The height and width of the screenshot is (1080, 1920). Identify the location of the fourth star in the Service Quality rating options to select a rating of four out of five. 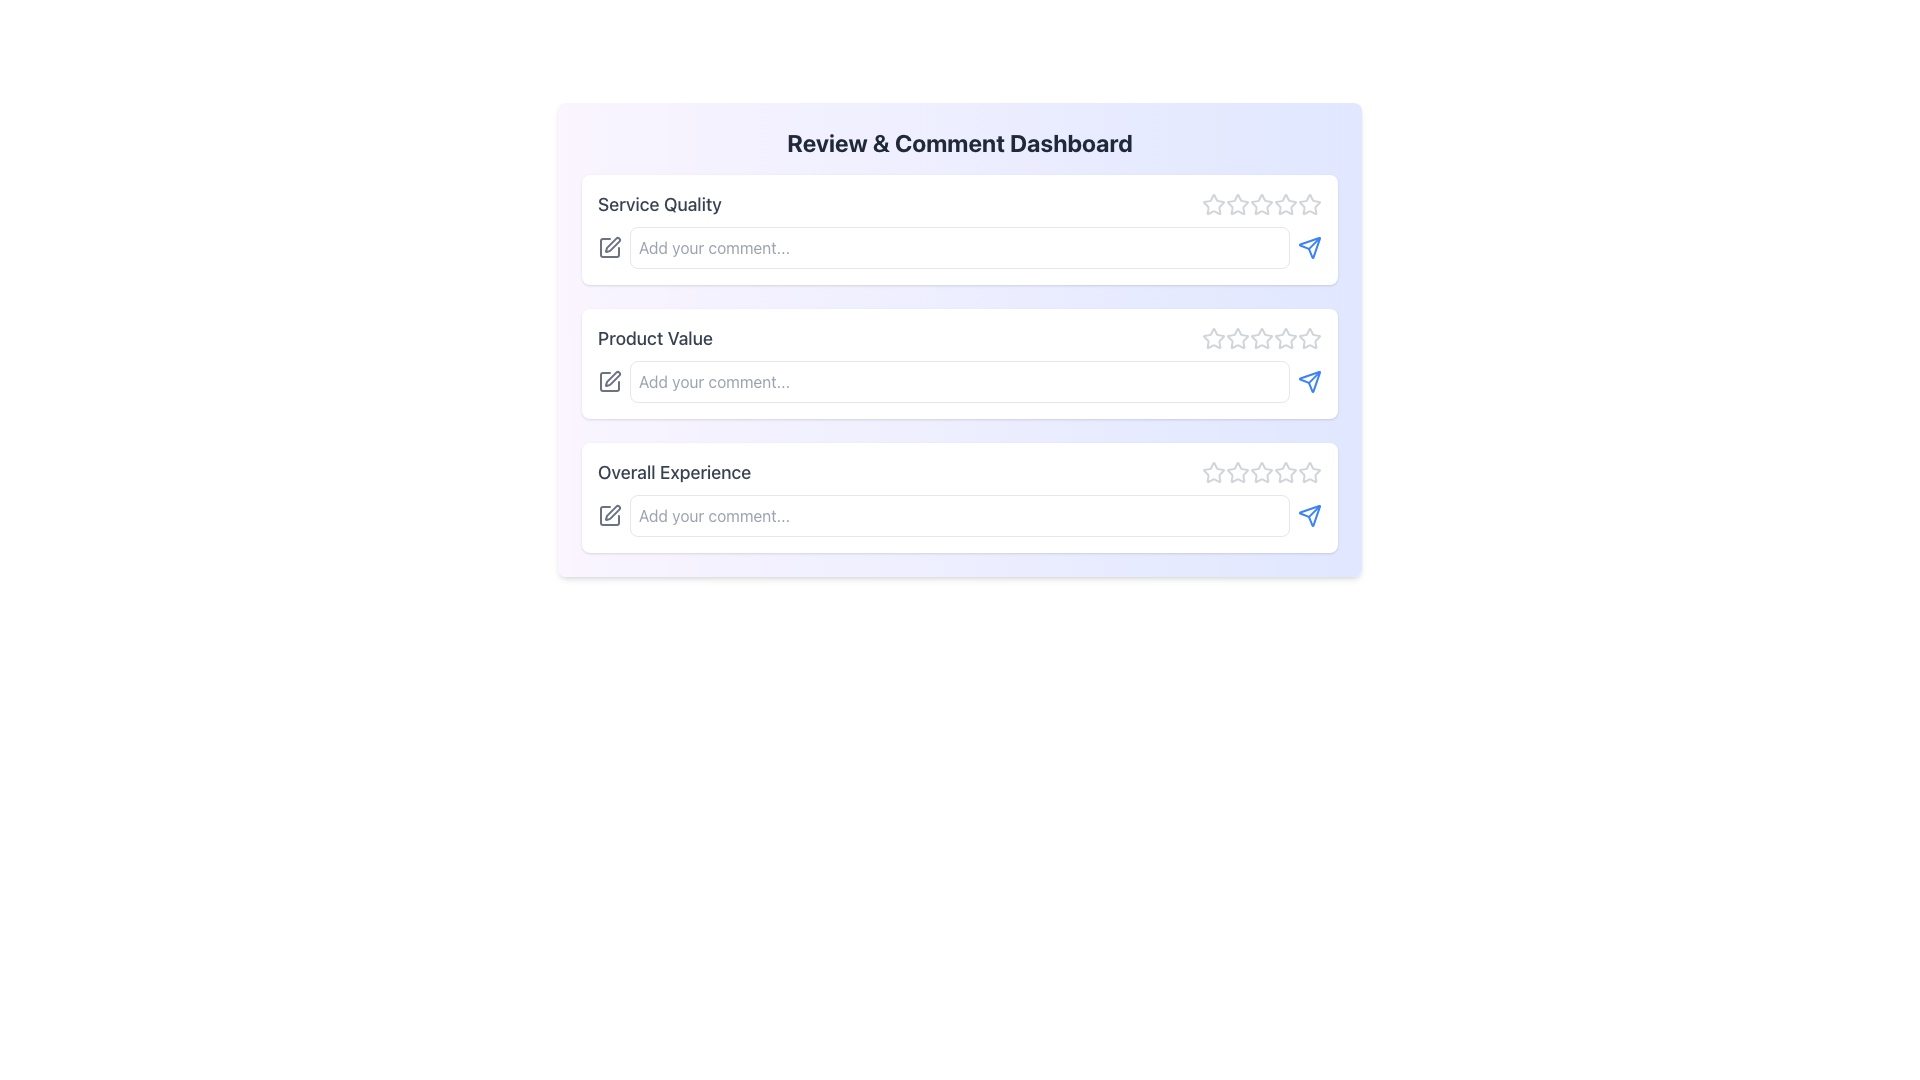
(1286, 204).